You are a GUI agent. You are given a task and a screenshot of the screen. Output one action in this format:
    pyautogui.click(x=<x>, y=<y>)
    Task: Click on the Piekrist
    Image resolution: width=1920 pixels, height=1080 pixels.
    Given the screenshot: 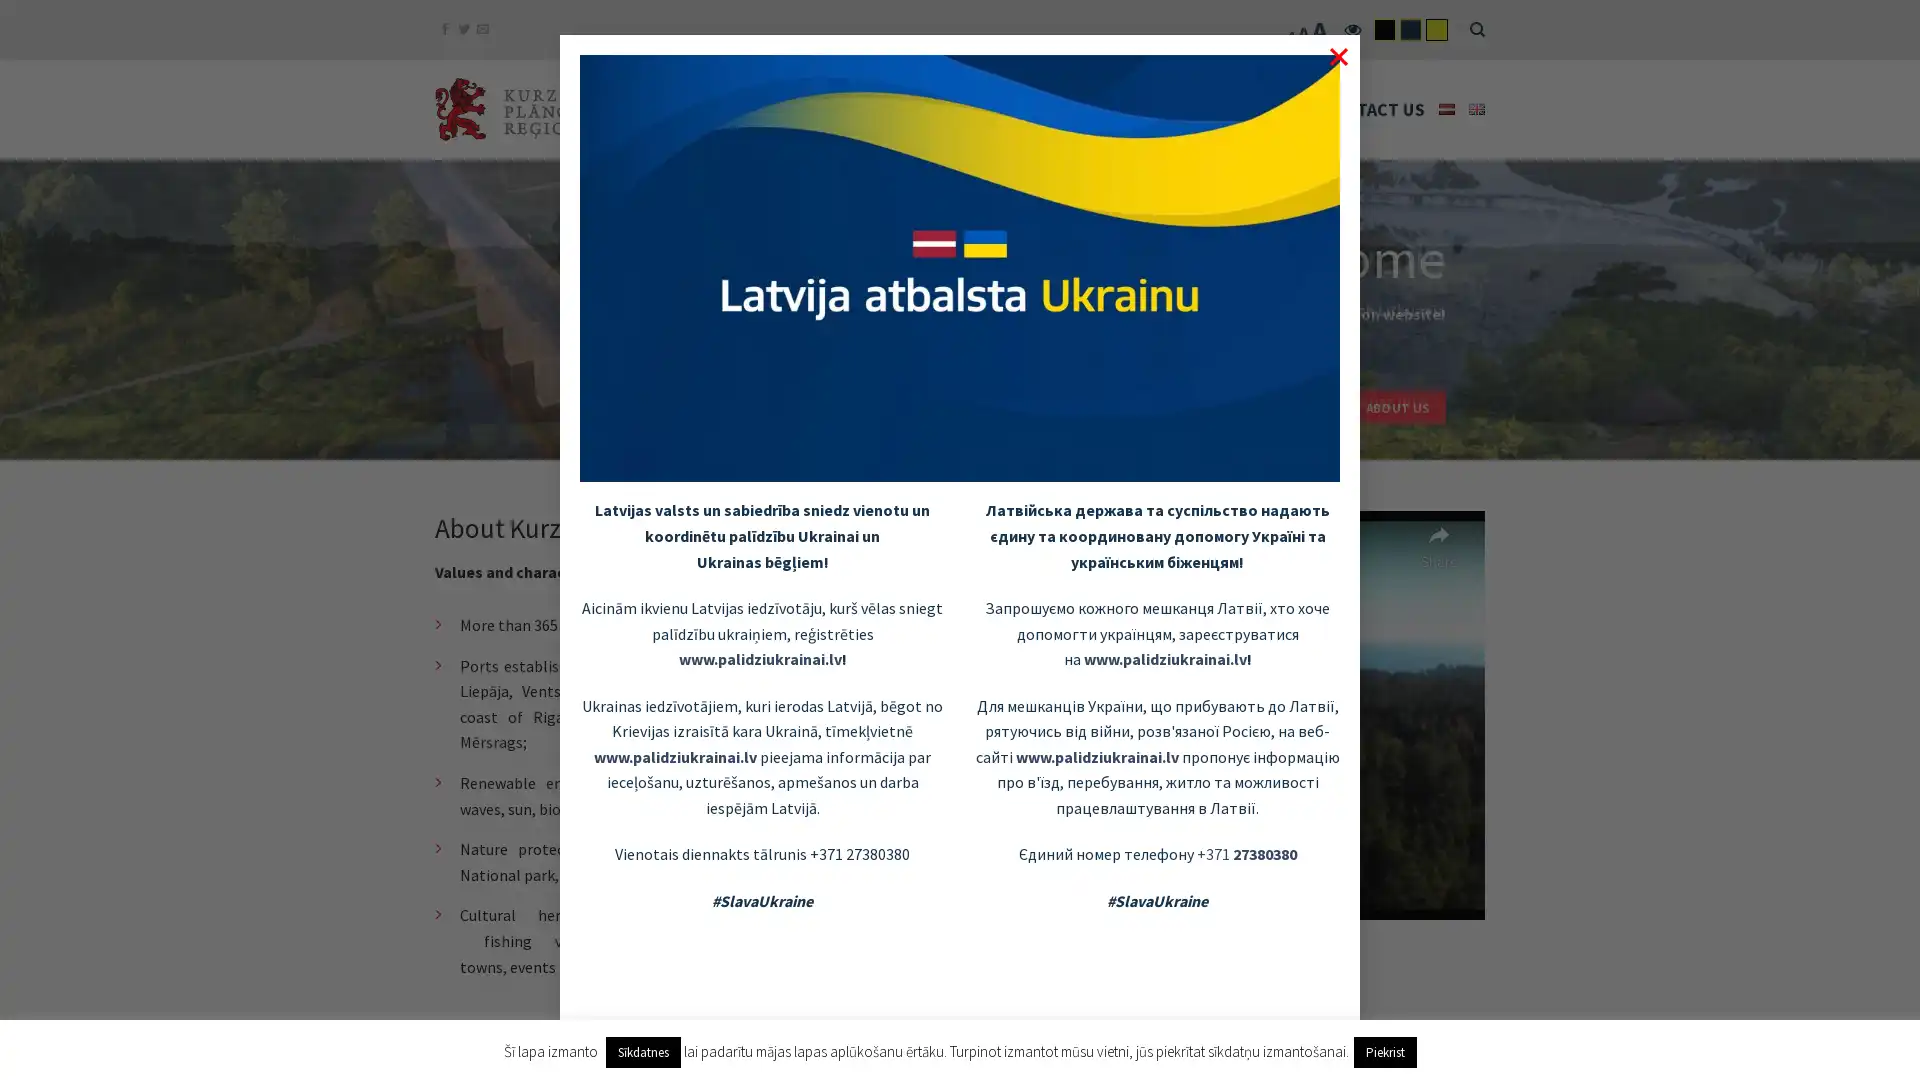 What is the action you would take?
    pyautogui.click(x=1383, y=1051)
    